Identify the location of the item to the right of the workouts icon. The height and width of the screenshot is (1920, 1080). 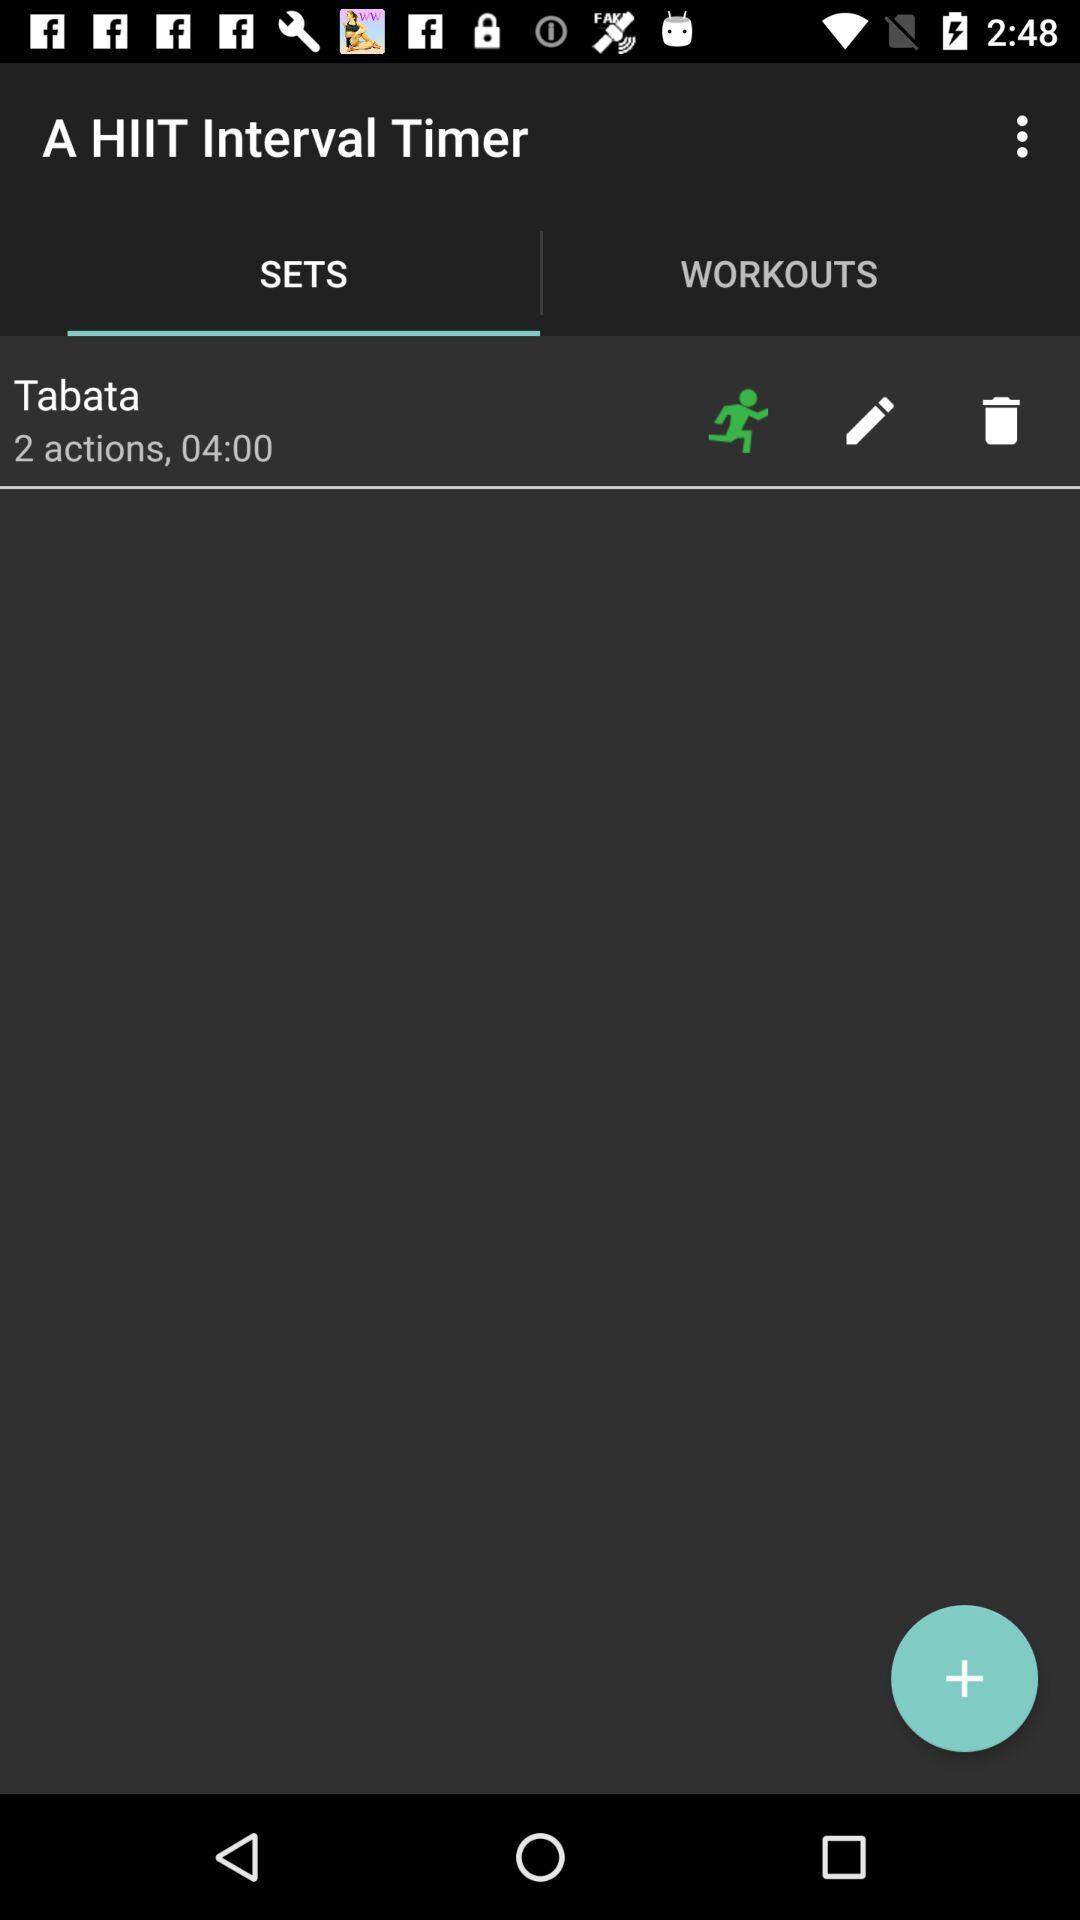
(1027, 135).